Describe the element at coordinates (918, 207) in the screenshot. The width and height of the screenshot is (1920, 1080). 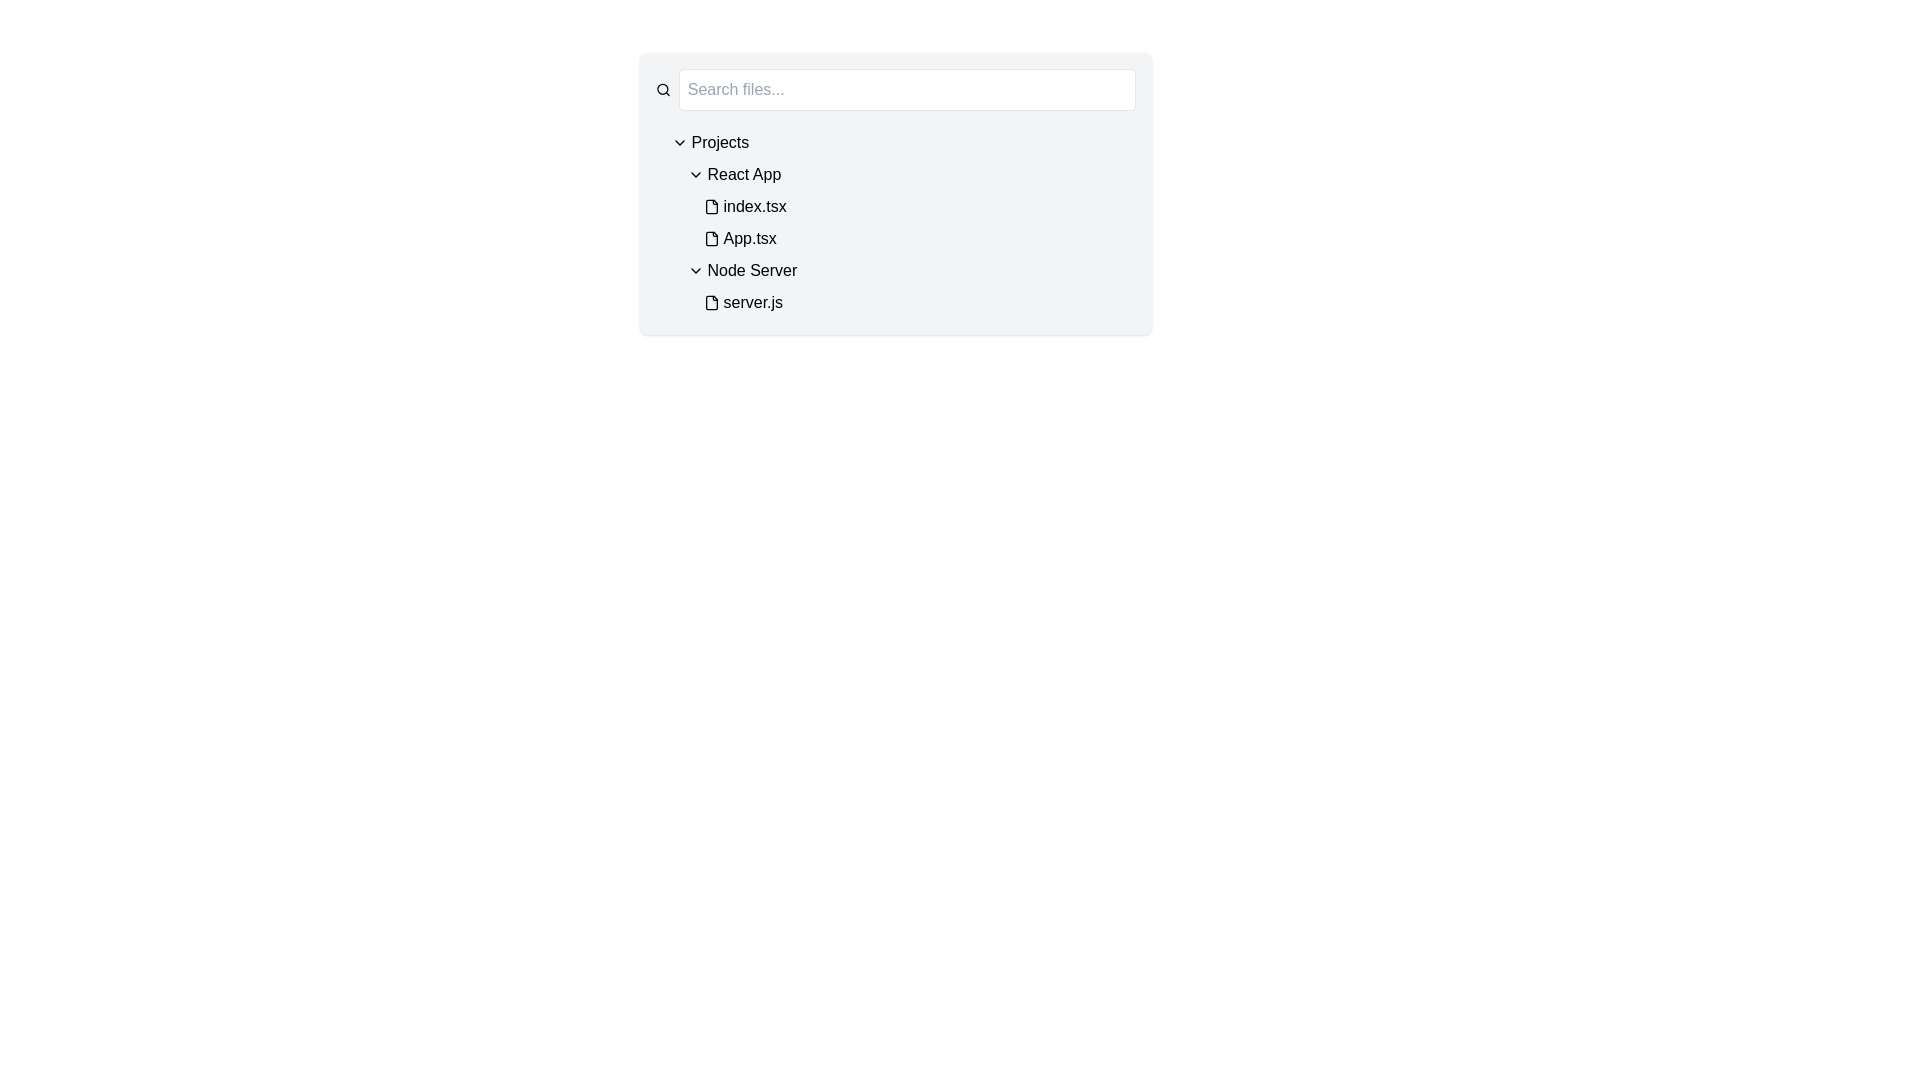
I see `the 'index.tsx' file entry` at that location.